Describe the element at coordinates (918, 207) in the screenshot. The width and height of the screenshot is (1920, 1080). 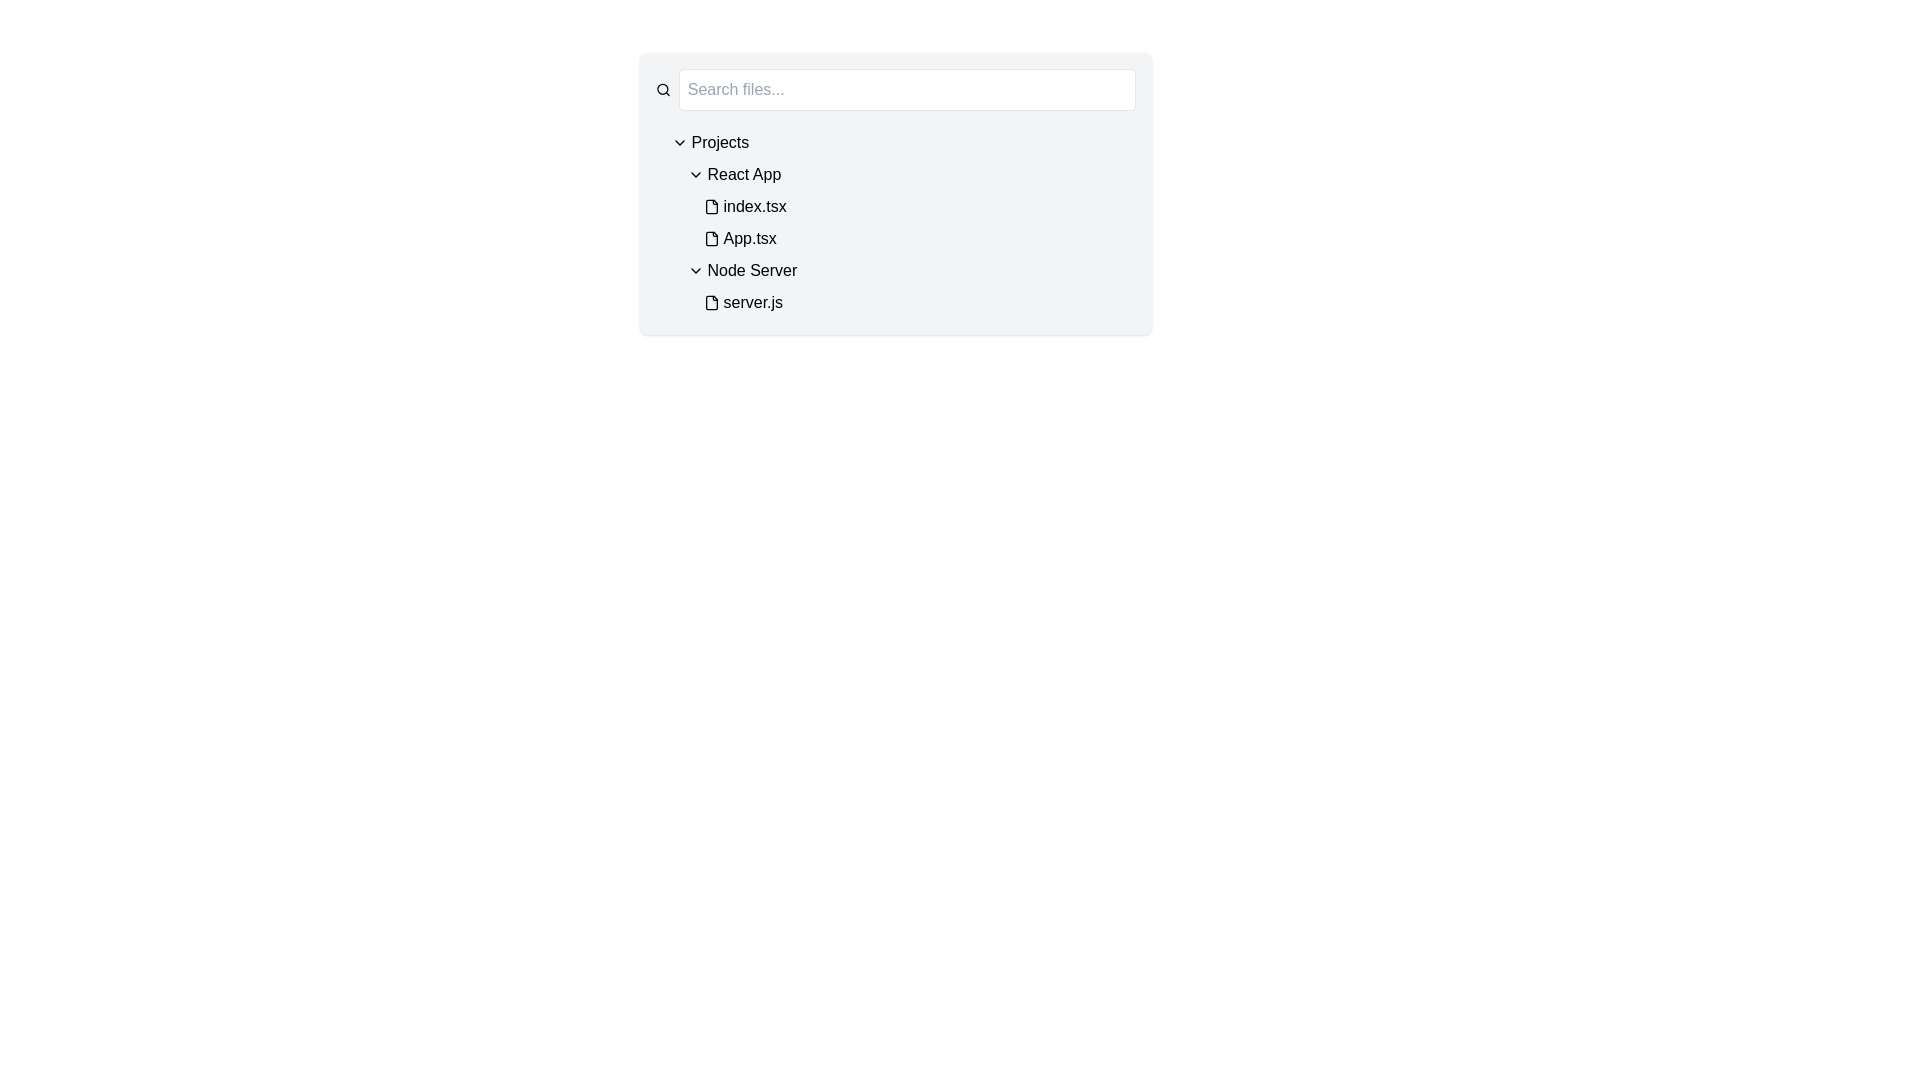
I see `the 'index.tsx' file entry` at that location.